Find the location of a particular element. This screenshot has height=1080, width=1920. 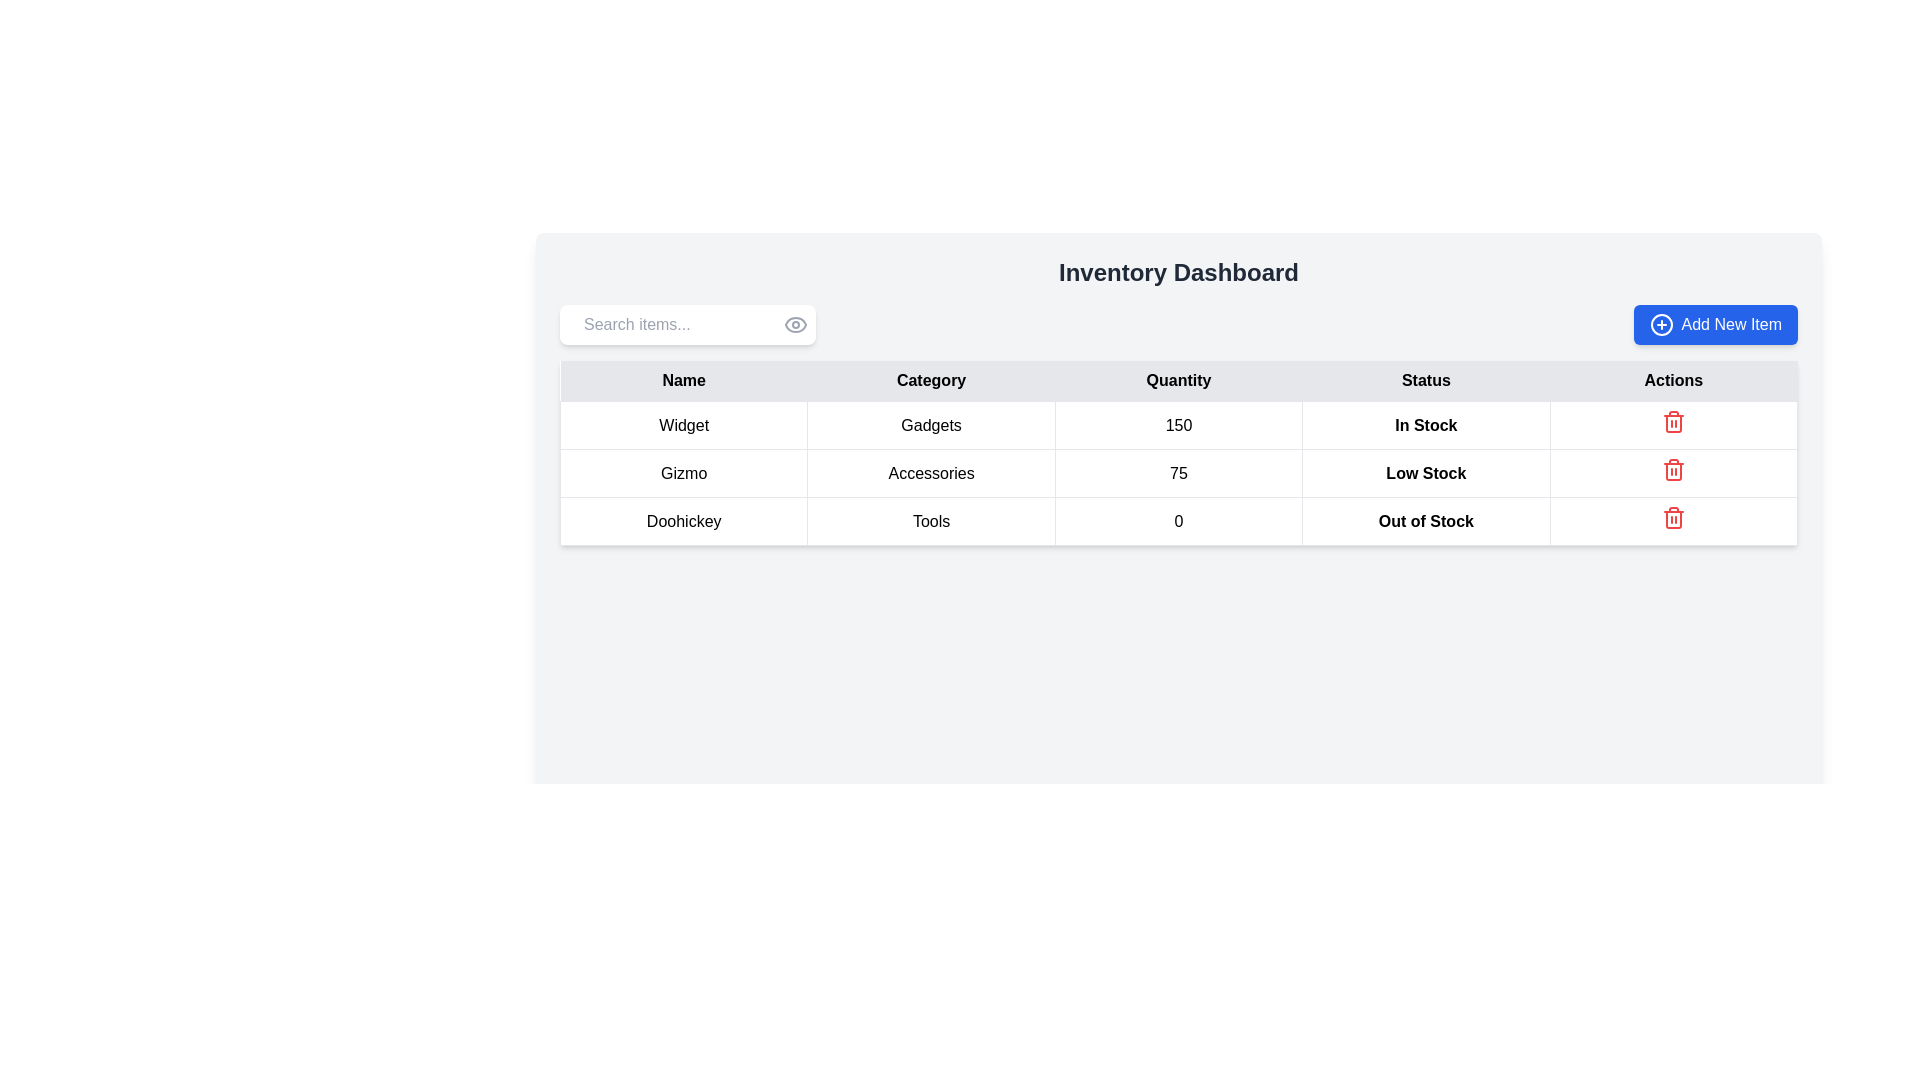

text content of the 'Out of Stock' status label for the product 'Doohickey', which is located in the 'Status' column of the last row in the table is located at coordinates (1425, 520).